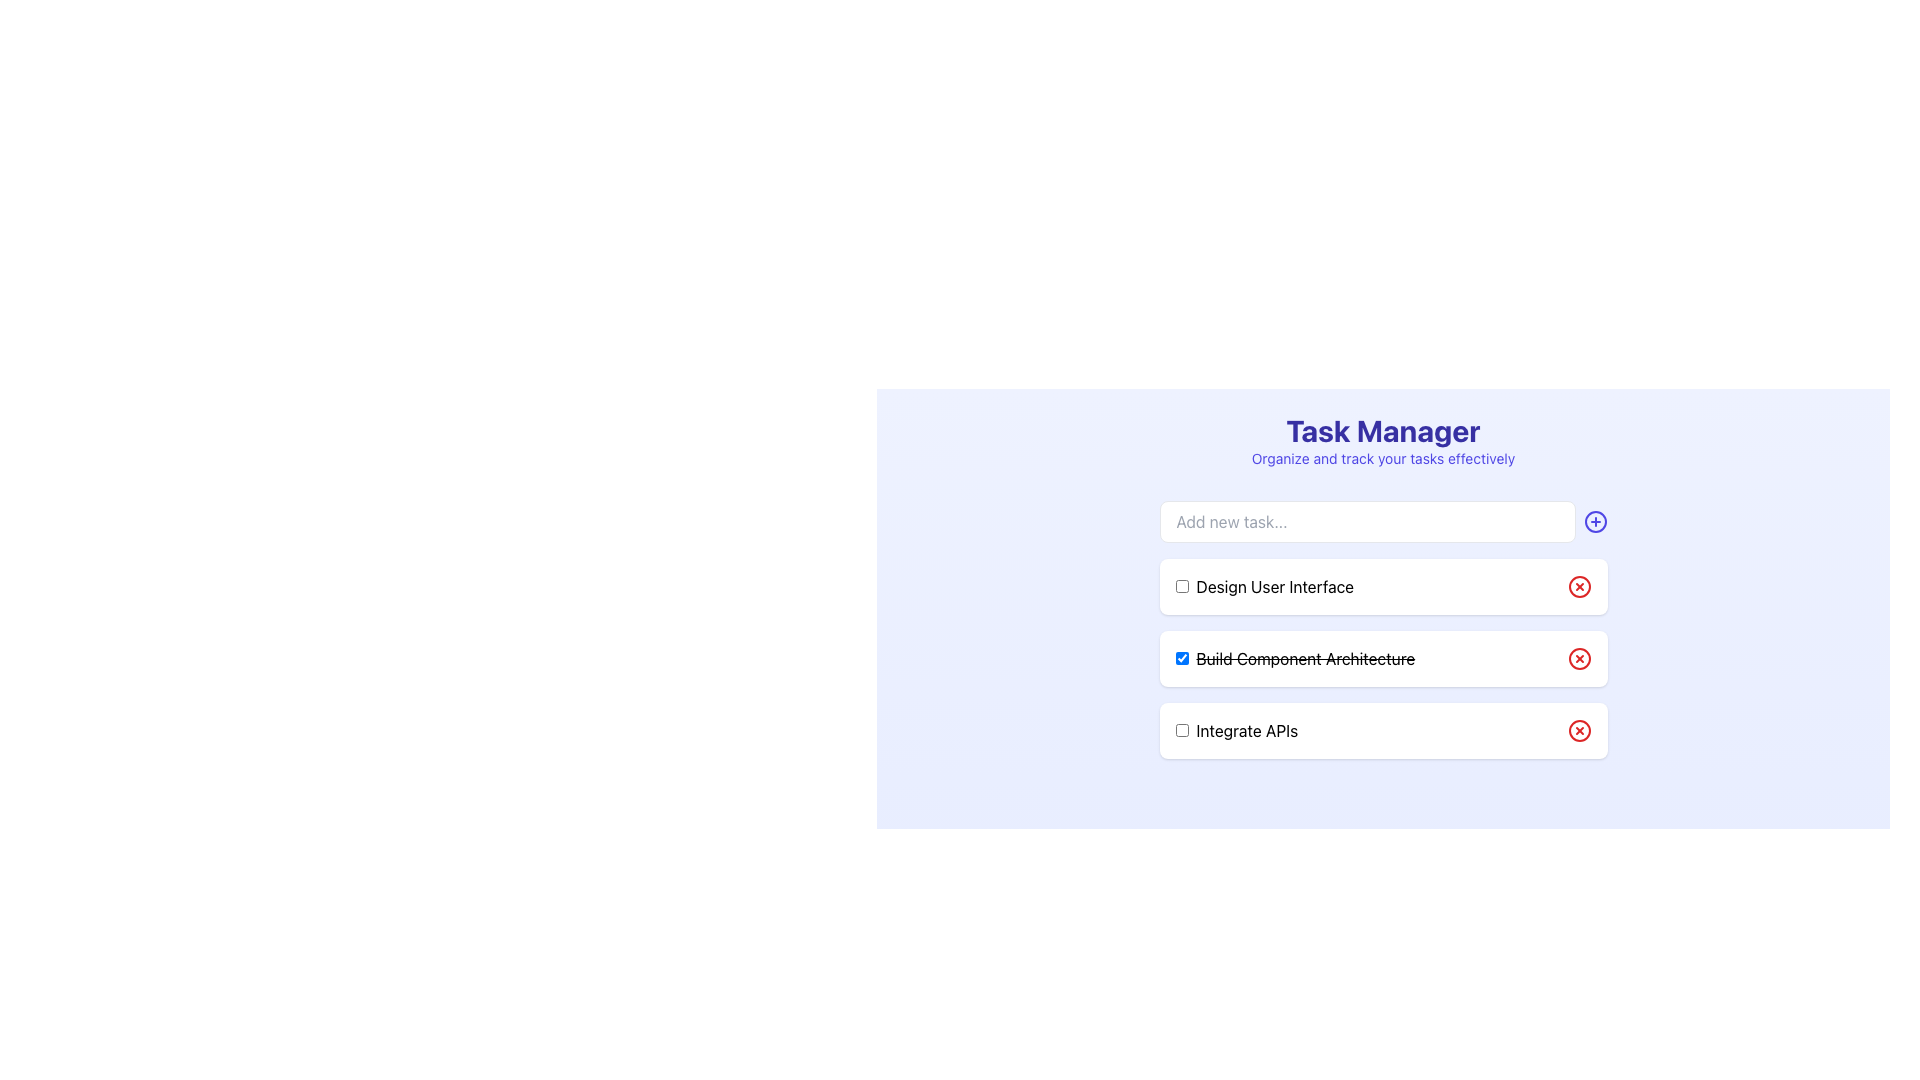  What do you see at coordinates (1594, 520) in the screenshot?
I see `the circular indigo button with a '+' sign` at bounding box center [1594, 520].